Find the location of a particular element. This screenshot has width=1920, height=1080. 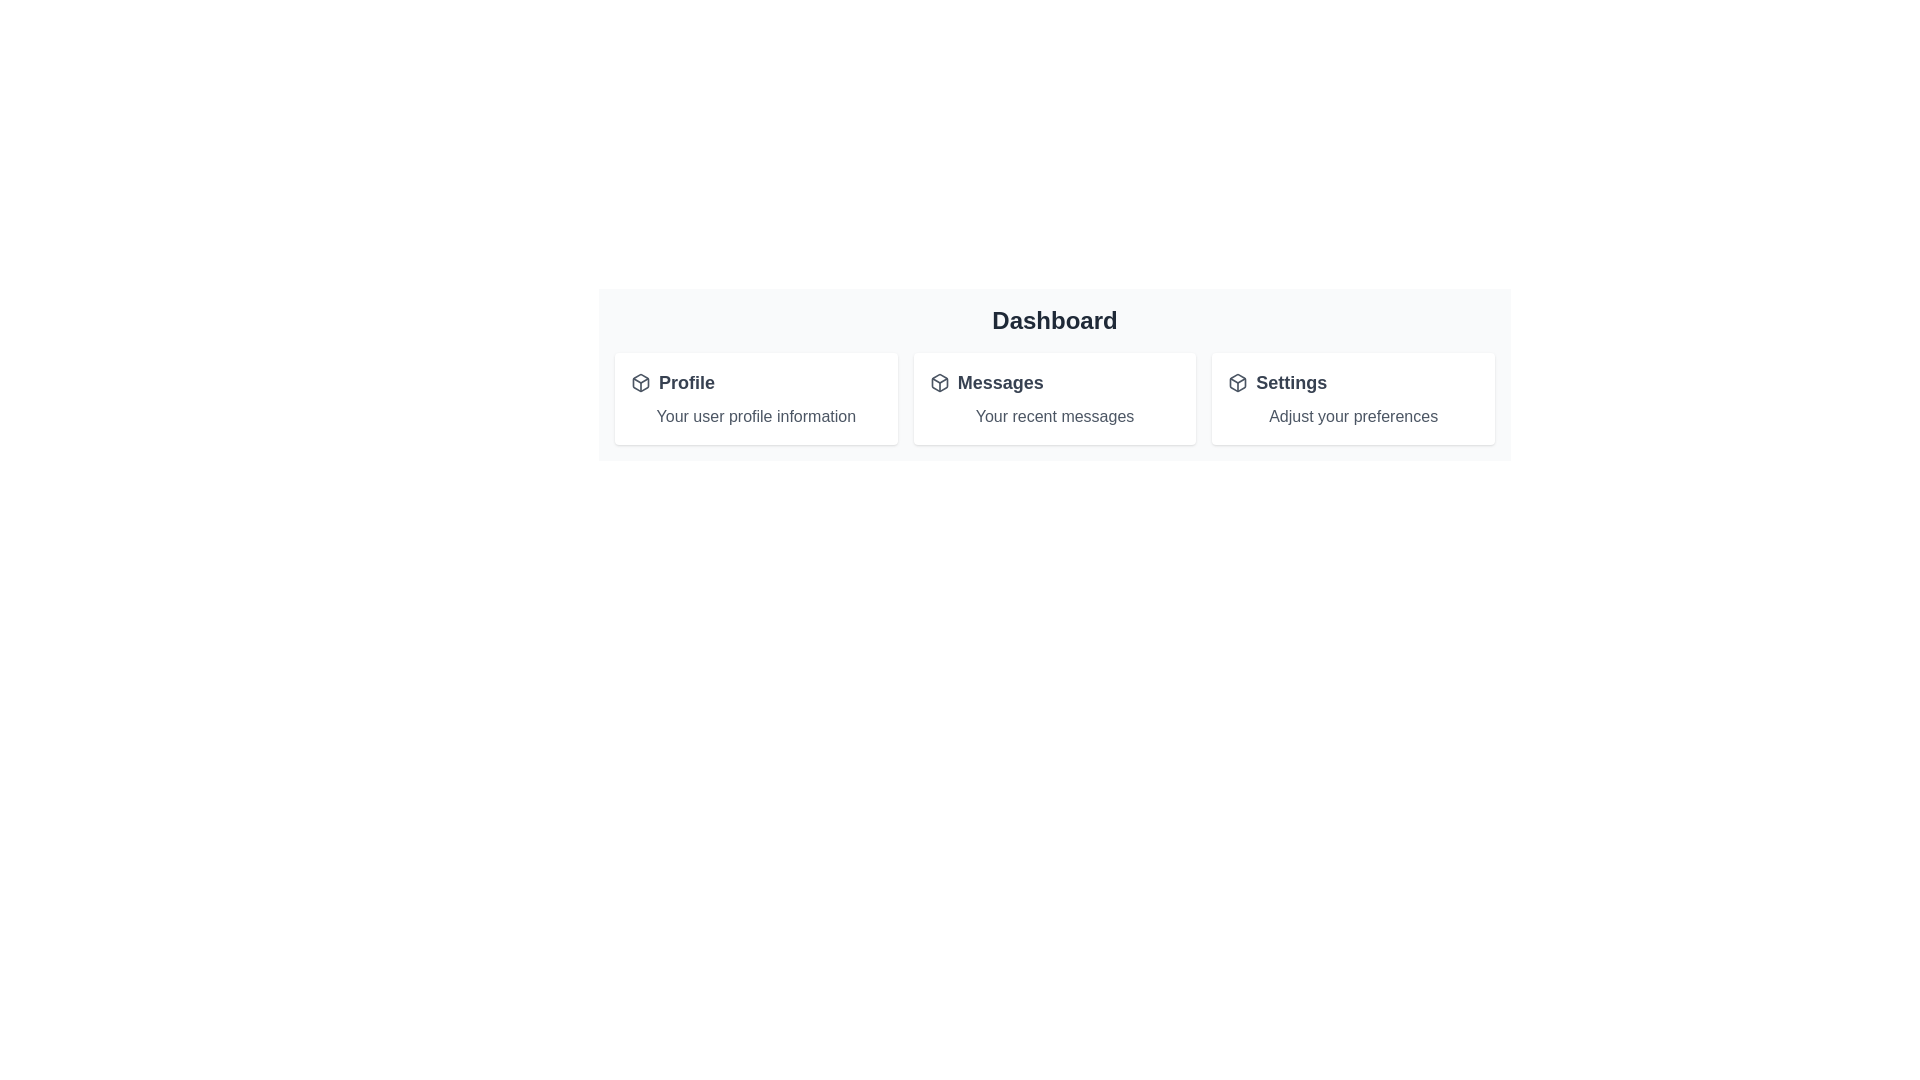

the 'Messages' text label located in the middle card of the horizontal layout, situated between the 'Profile' and 'Settings' cards is located at coordinates (1000, 382).